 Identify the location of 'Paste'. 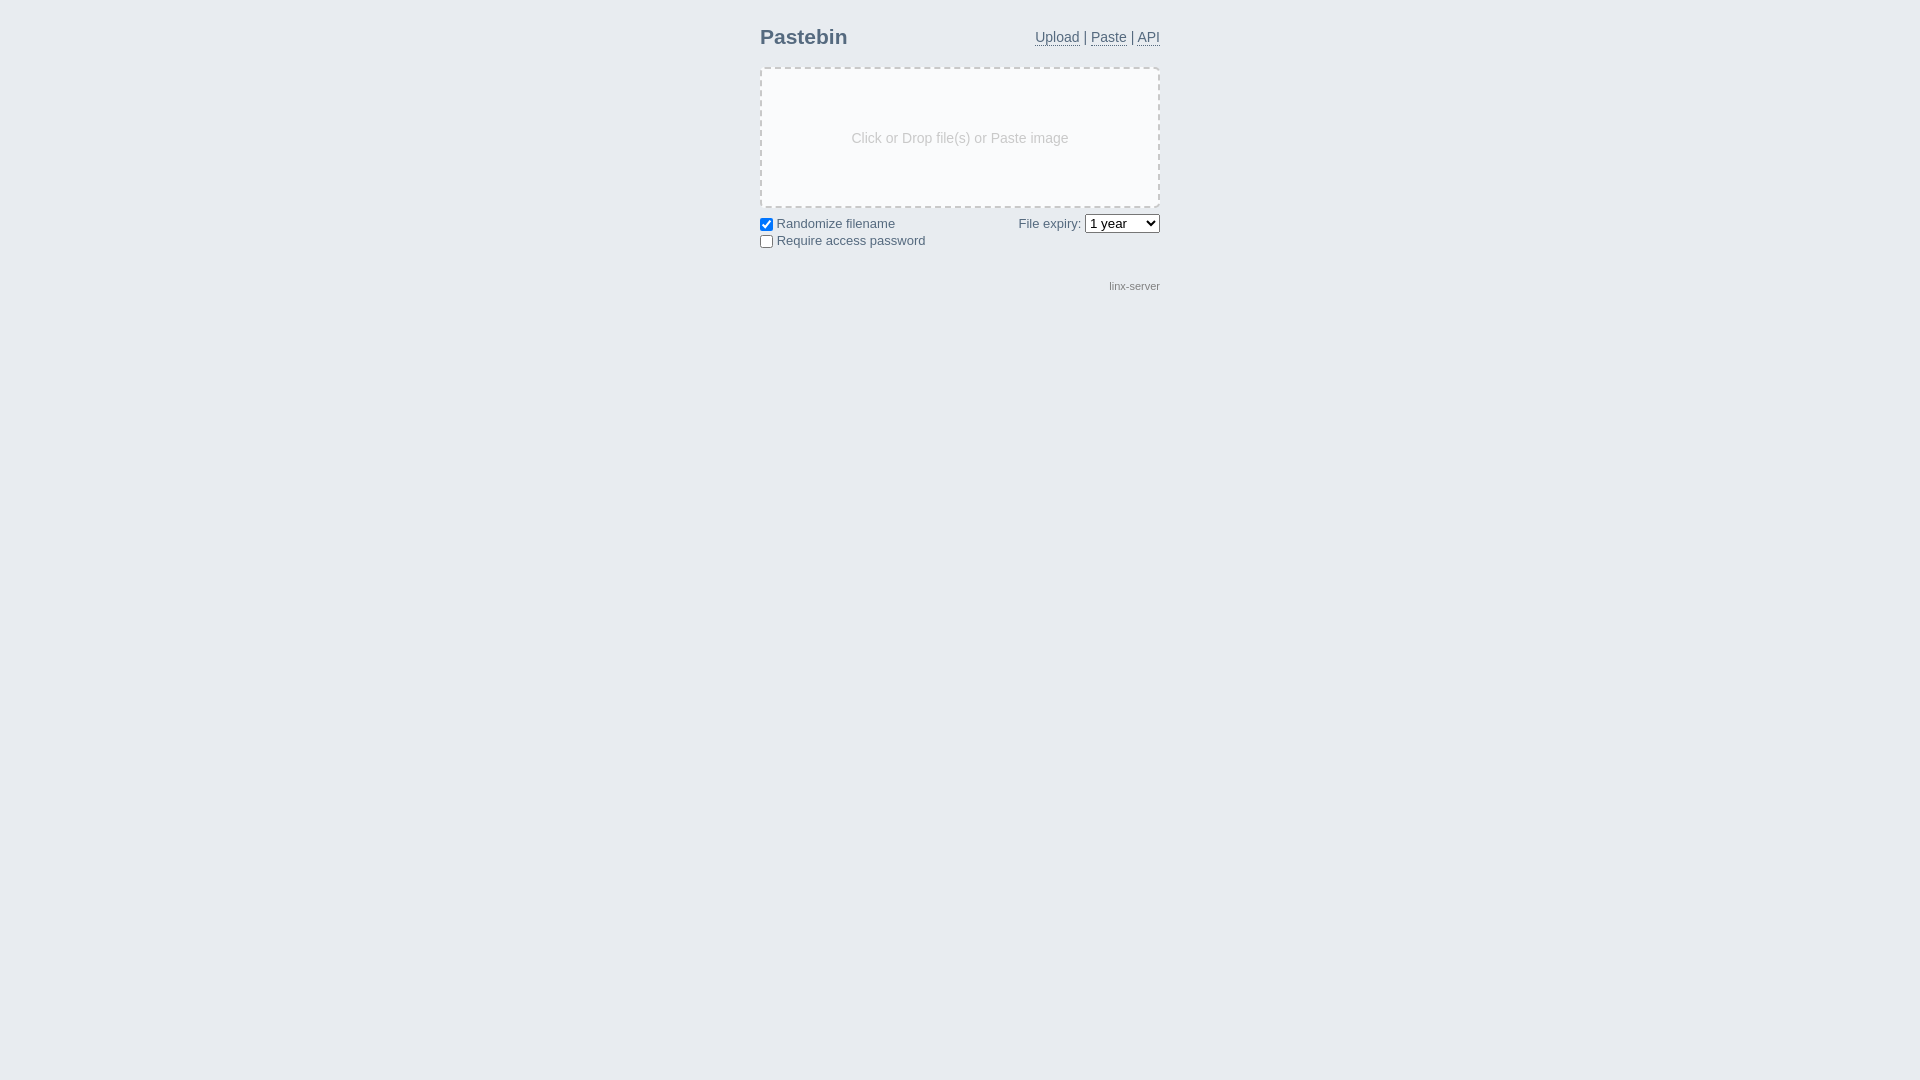
(1107, 37).